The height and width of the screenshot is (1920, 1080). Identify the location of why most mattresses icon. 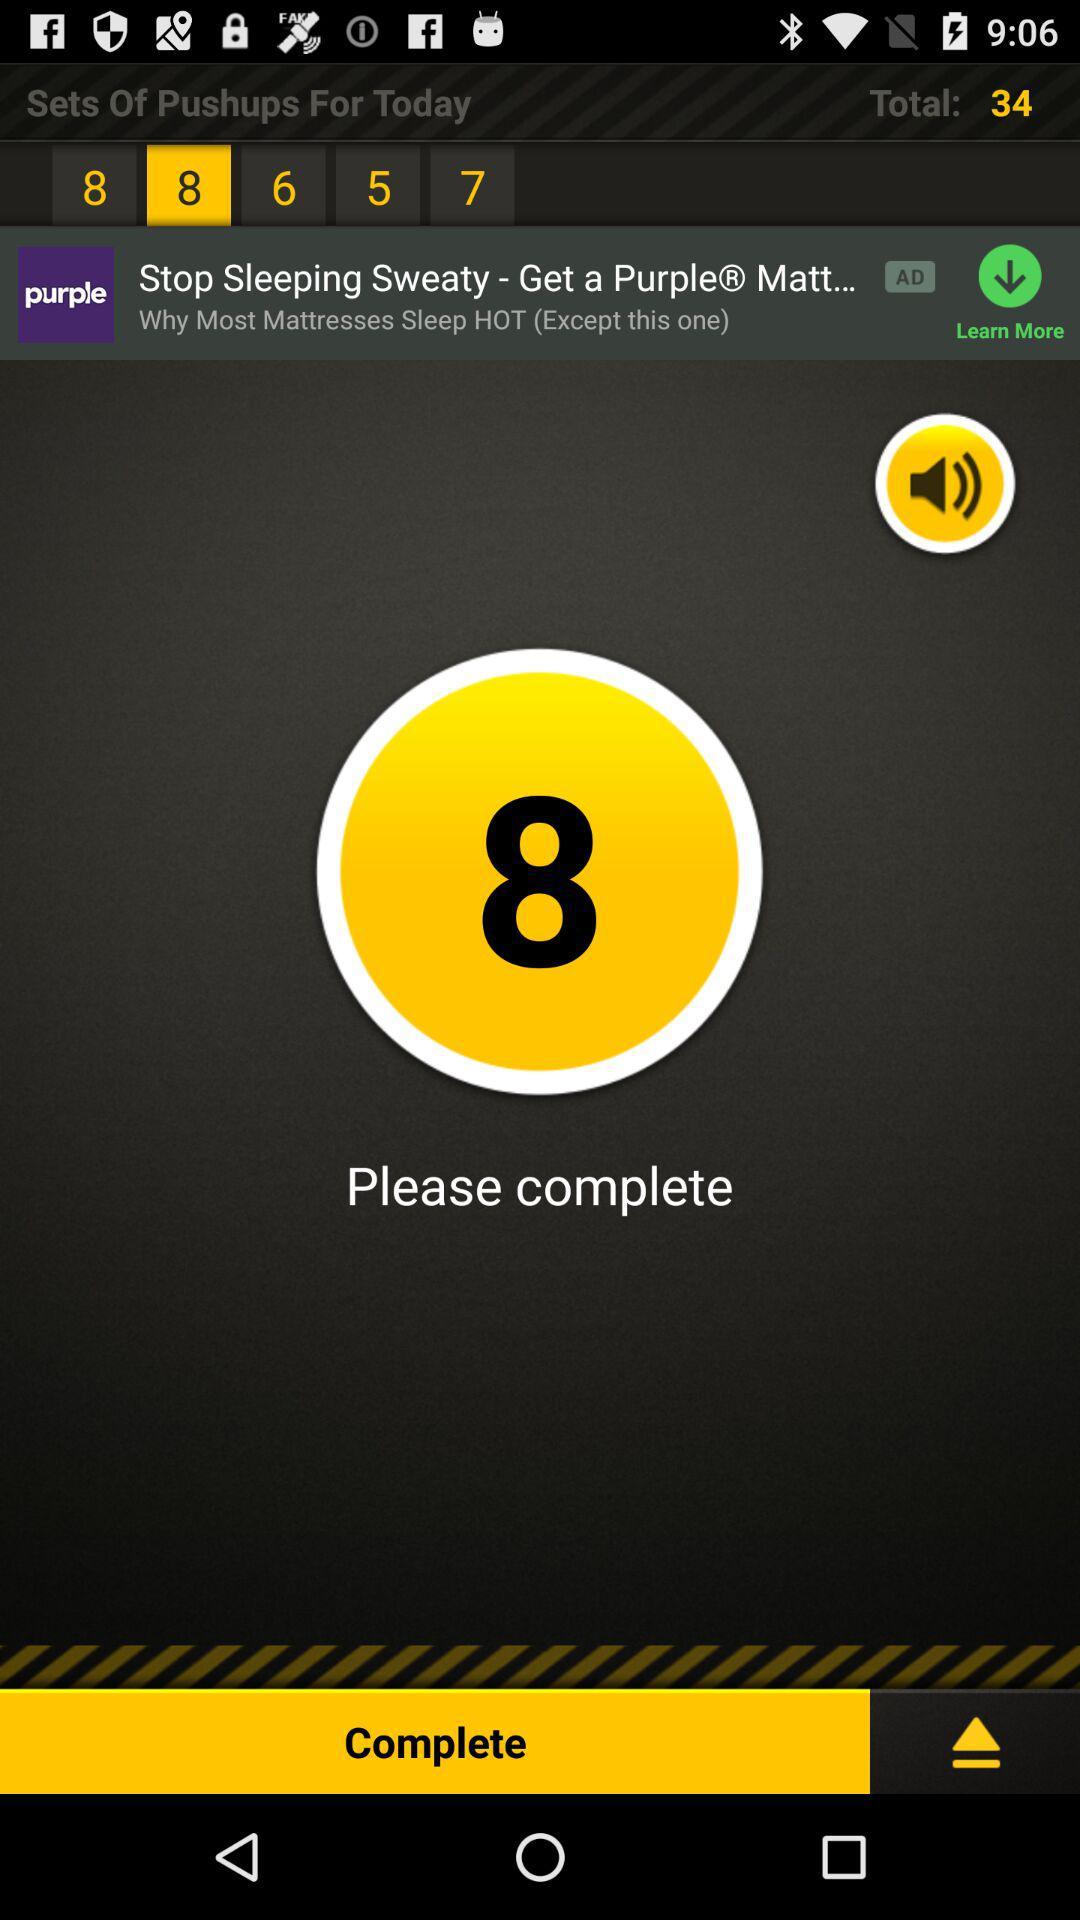
(433, 318).